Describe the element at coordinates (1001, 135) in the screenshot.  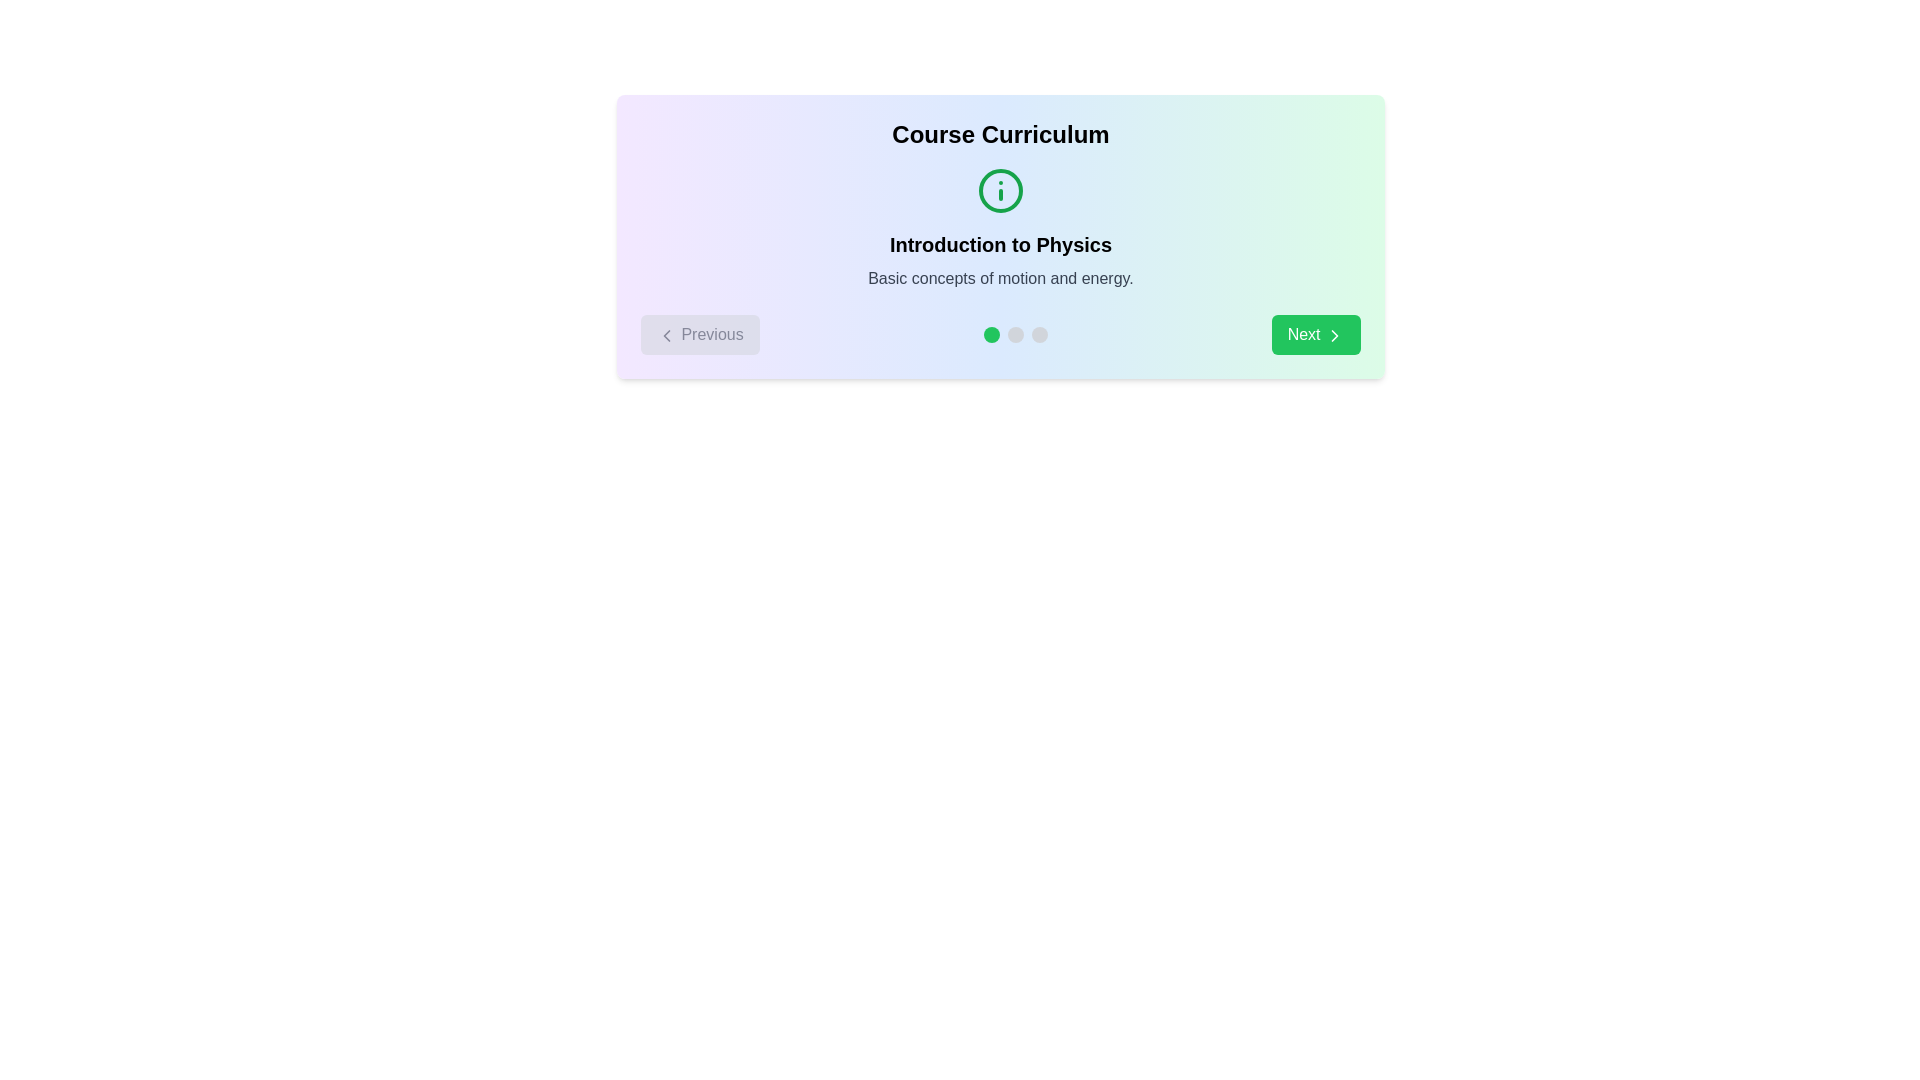
I see `the static text header labeled 'Course Curriculum' that is prominently displayed in a bold and large font at the top of the section with a gradient background` at that location.